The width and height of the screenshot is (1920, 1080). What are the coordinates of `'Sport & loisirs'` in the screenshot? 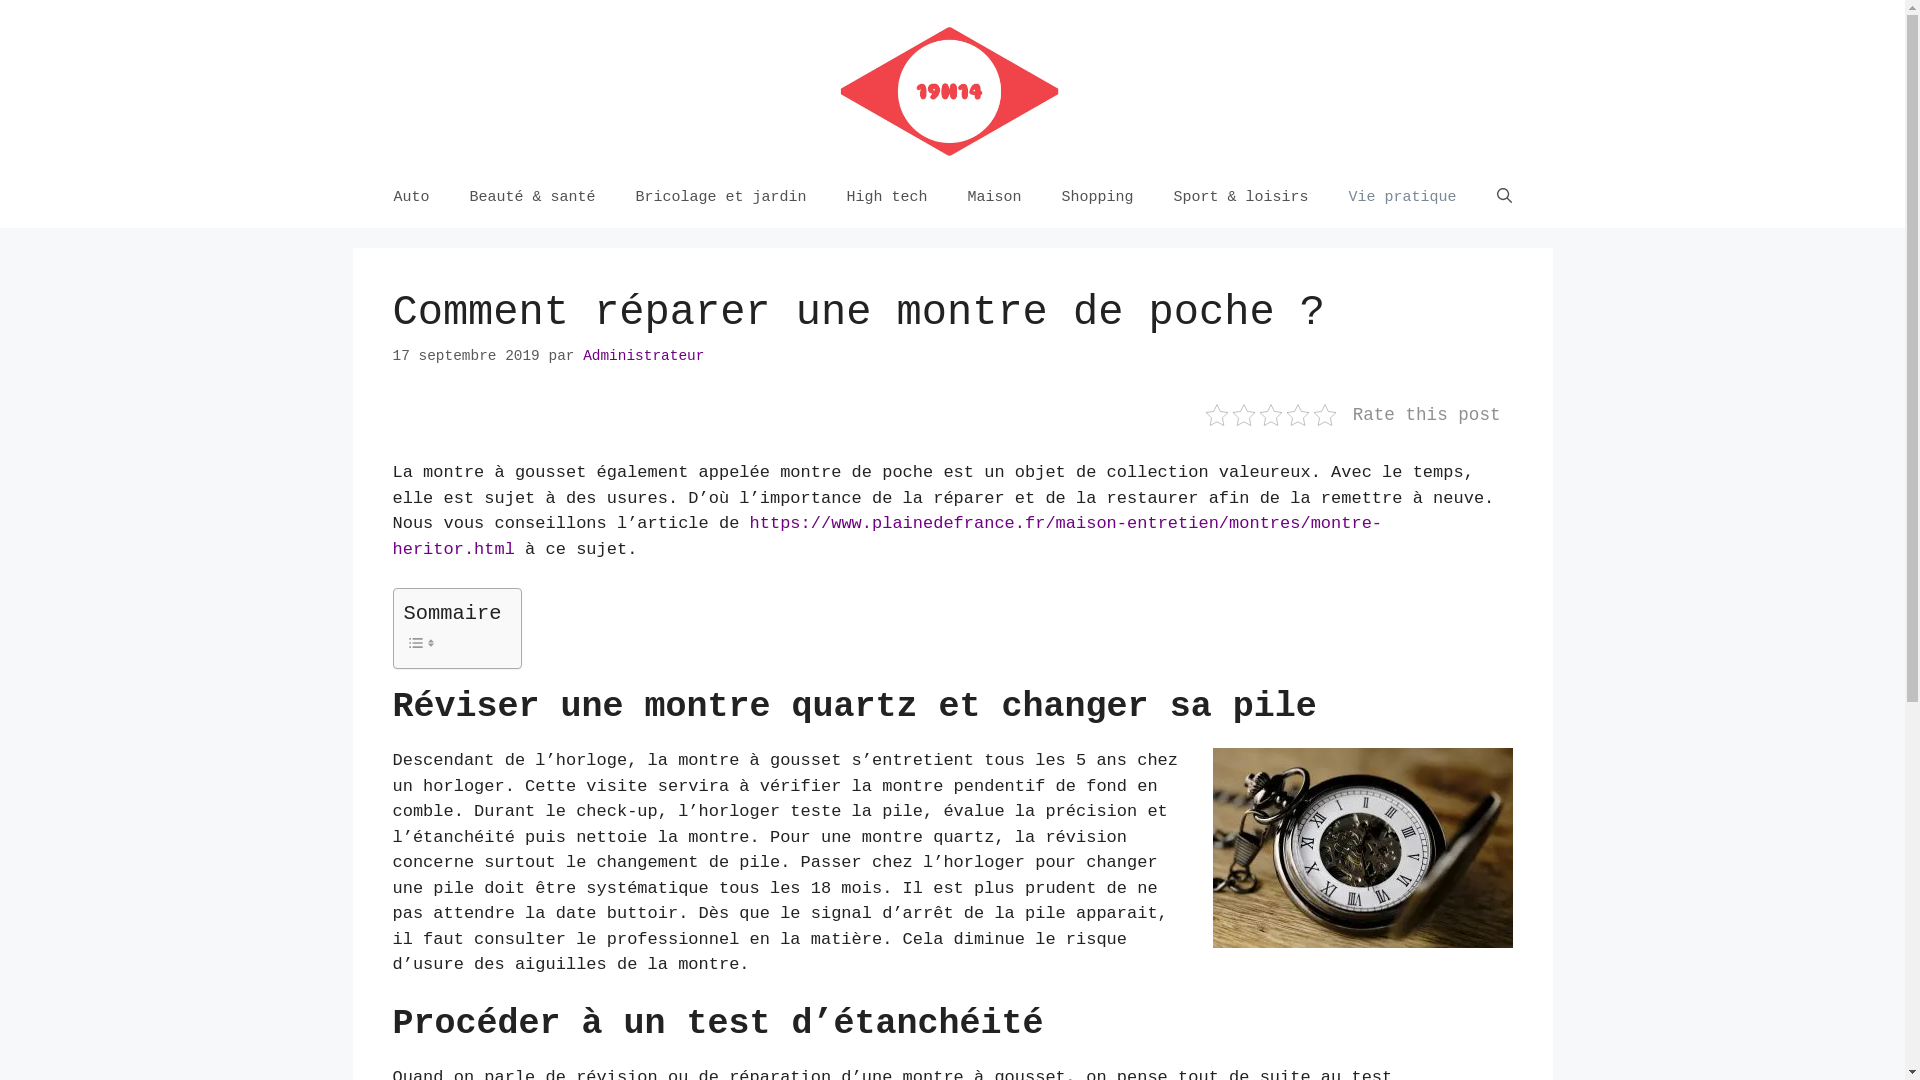 It's located at (1240, 197).